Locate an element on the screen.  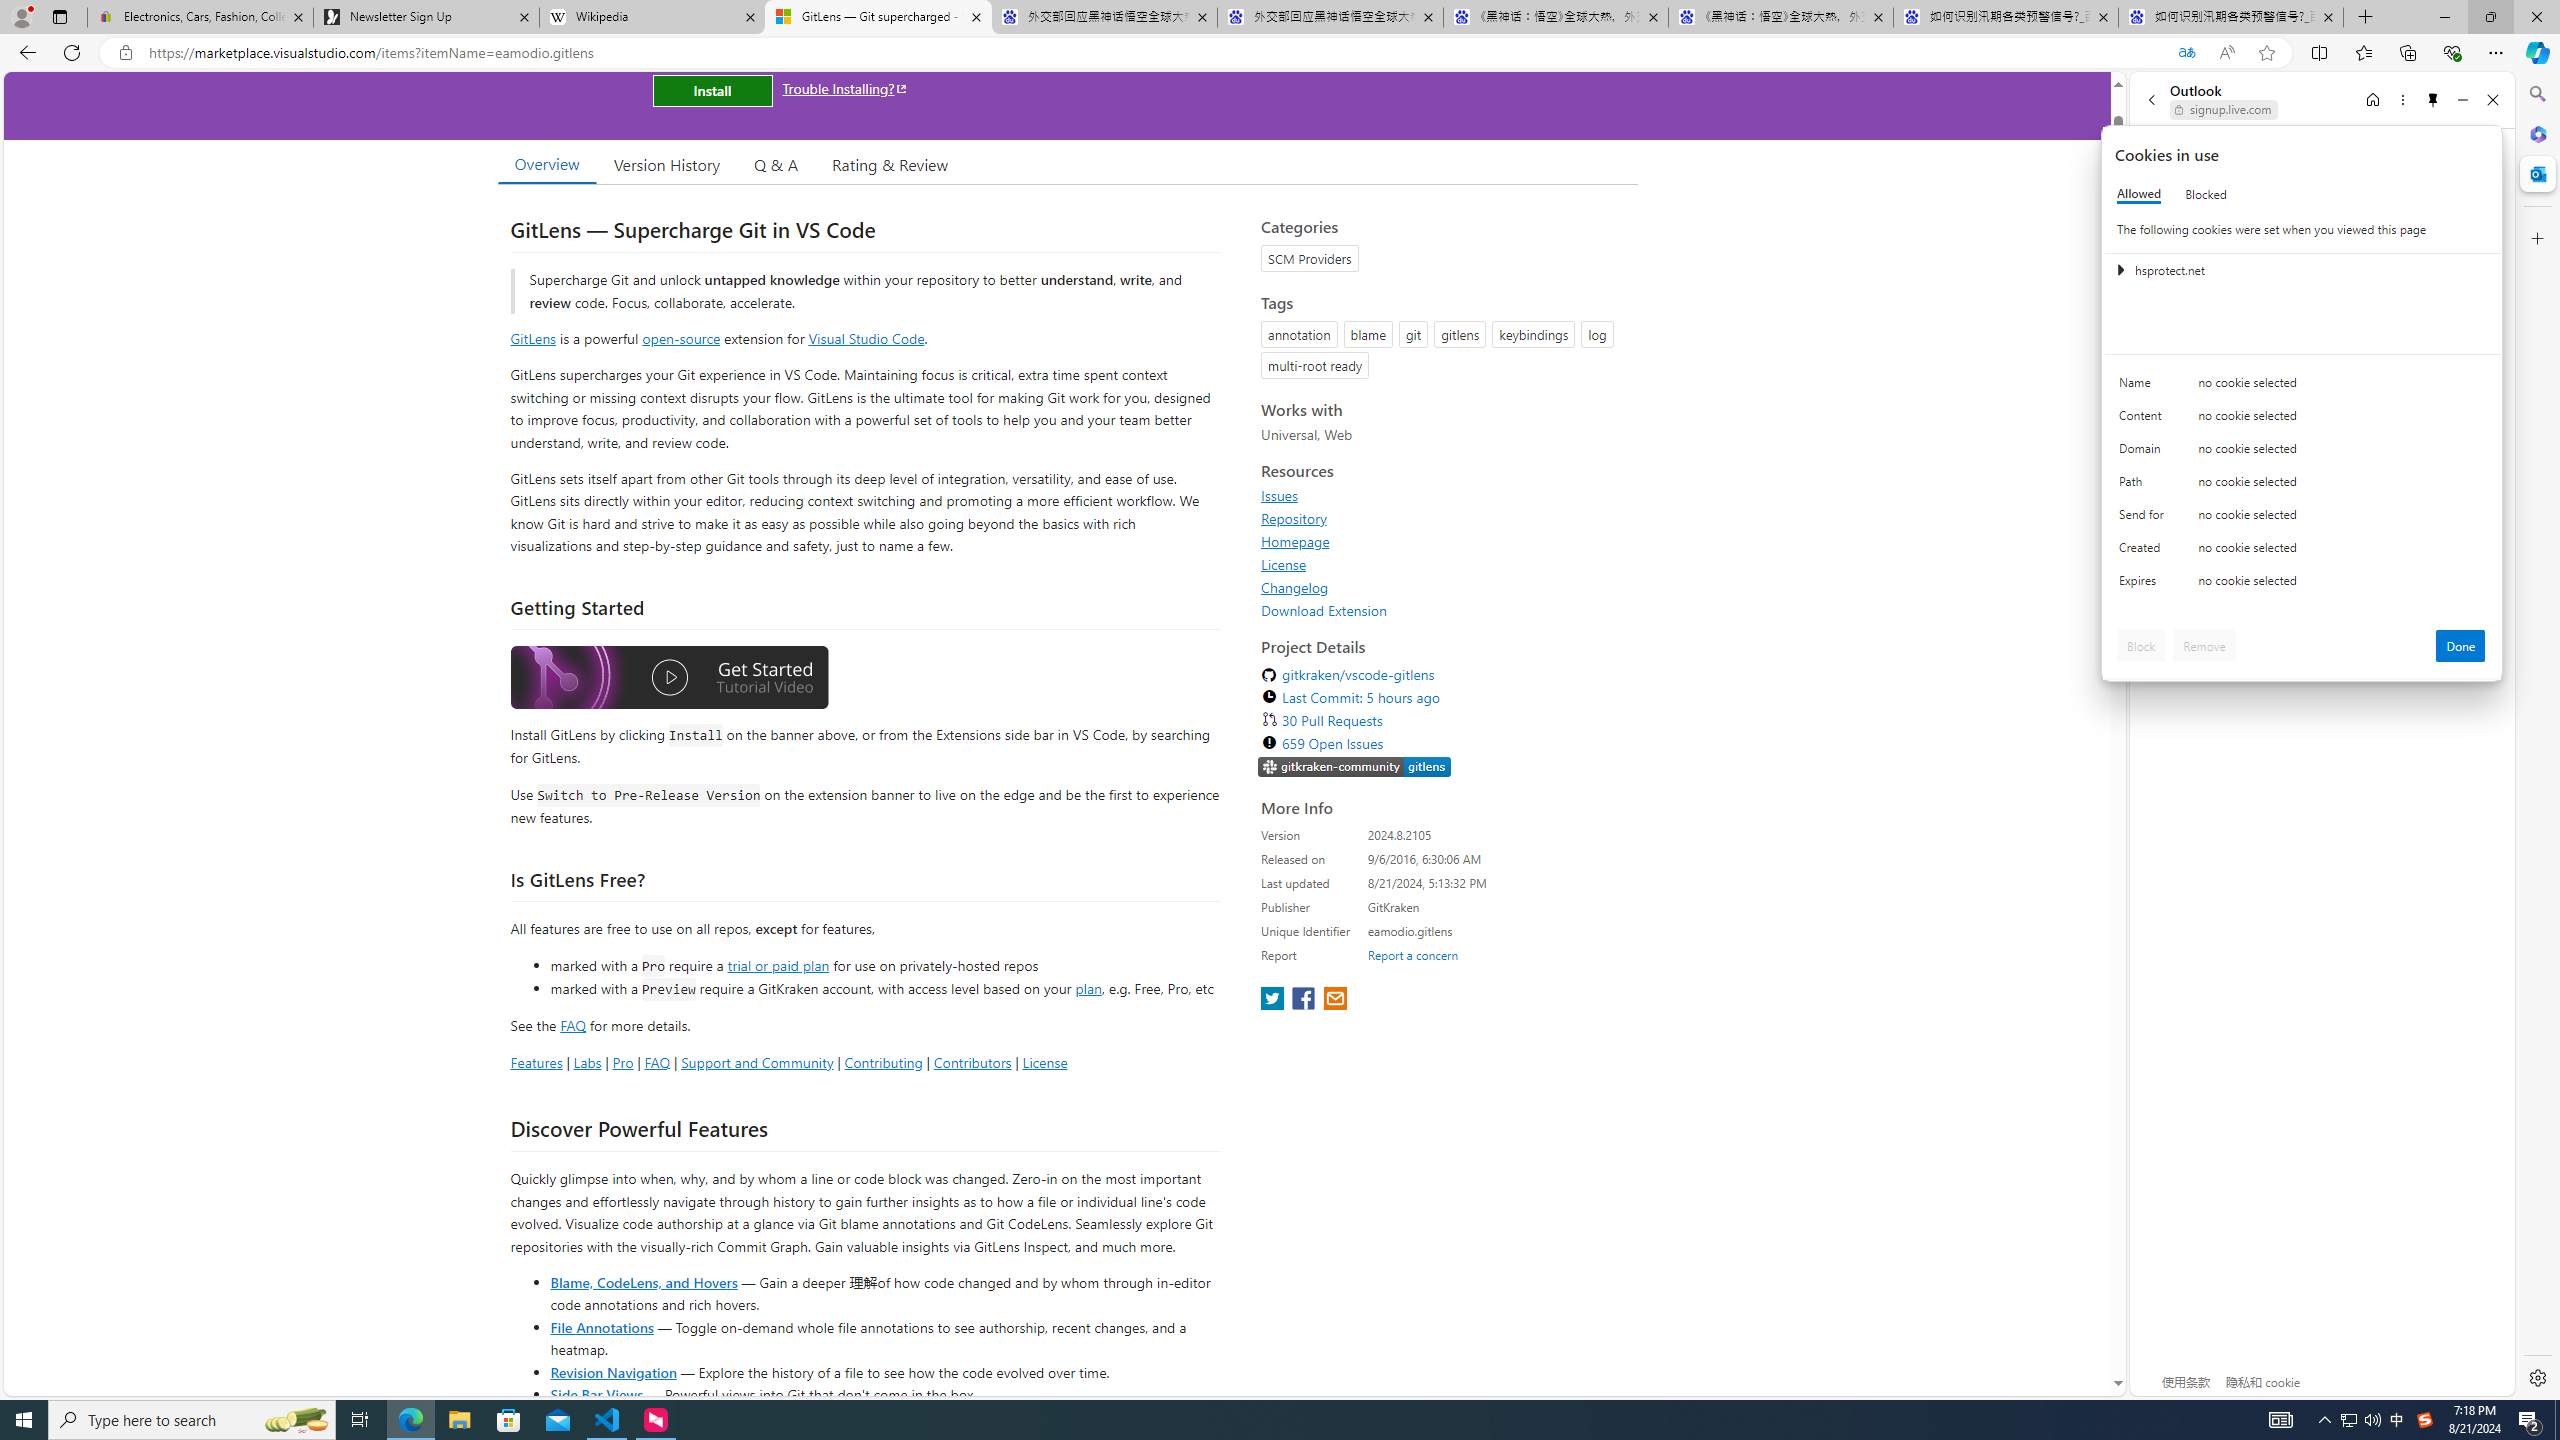
'Domain' is located at coordinates (2144, 452).